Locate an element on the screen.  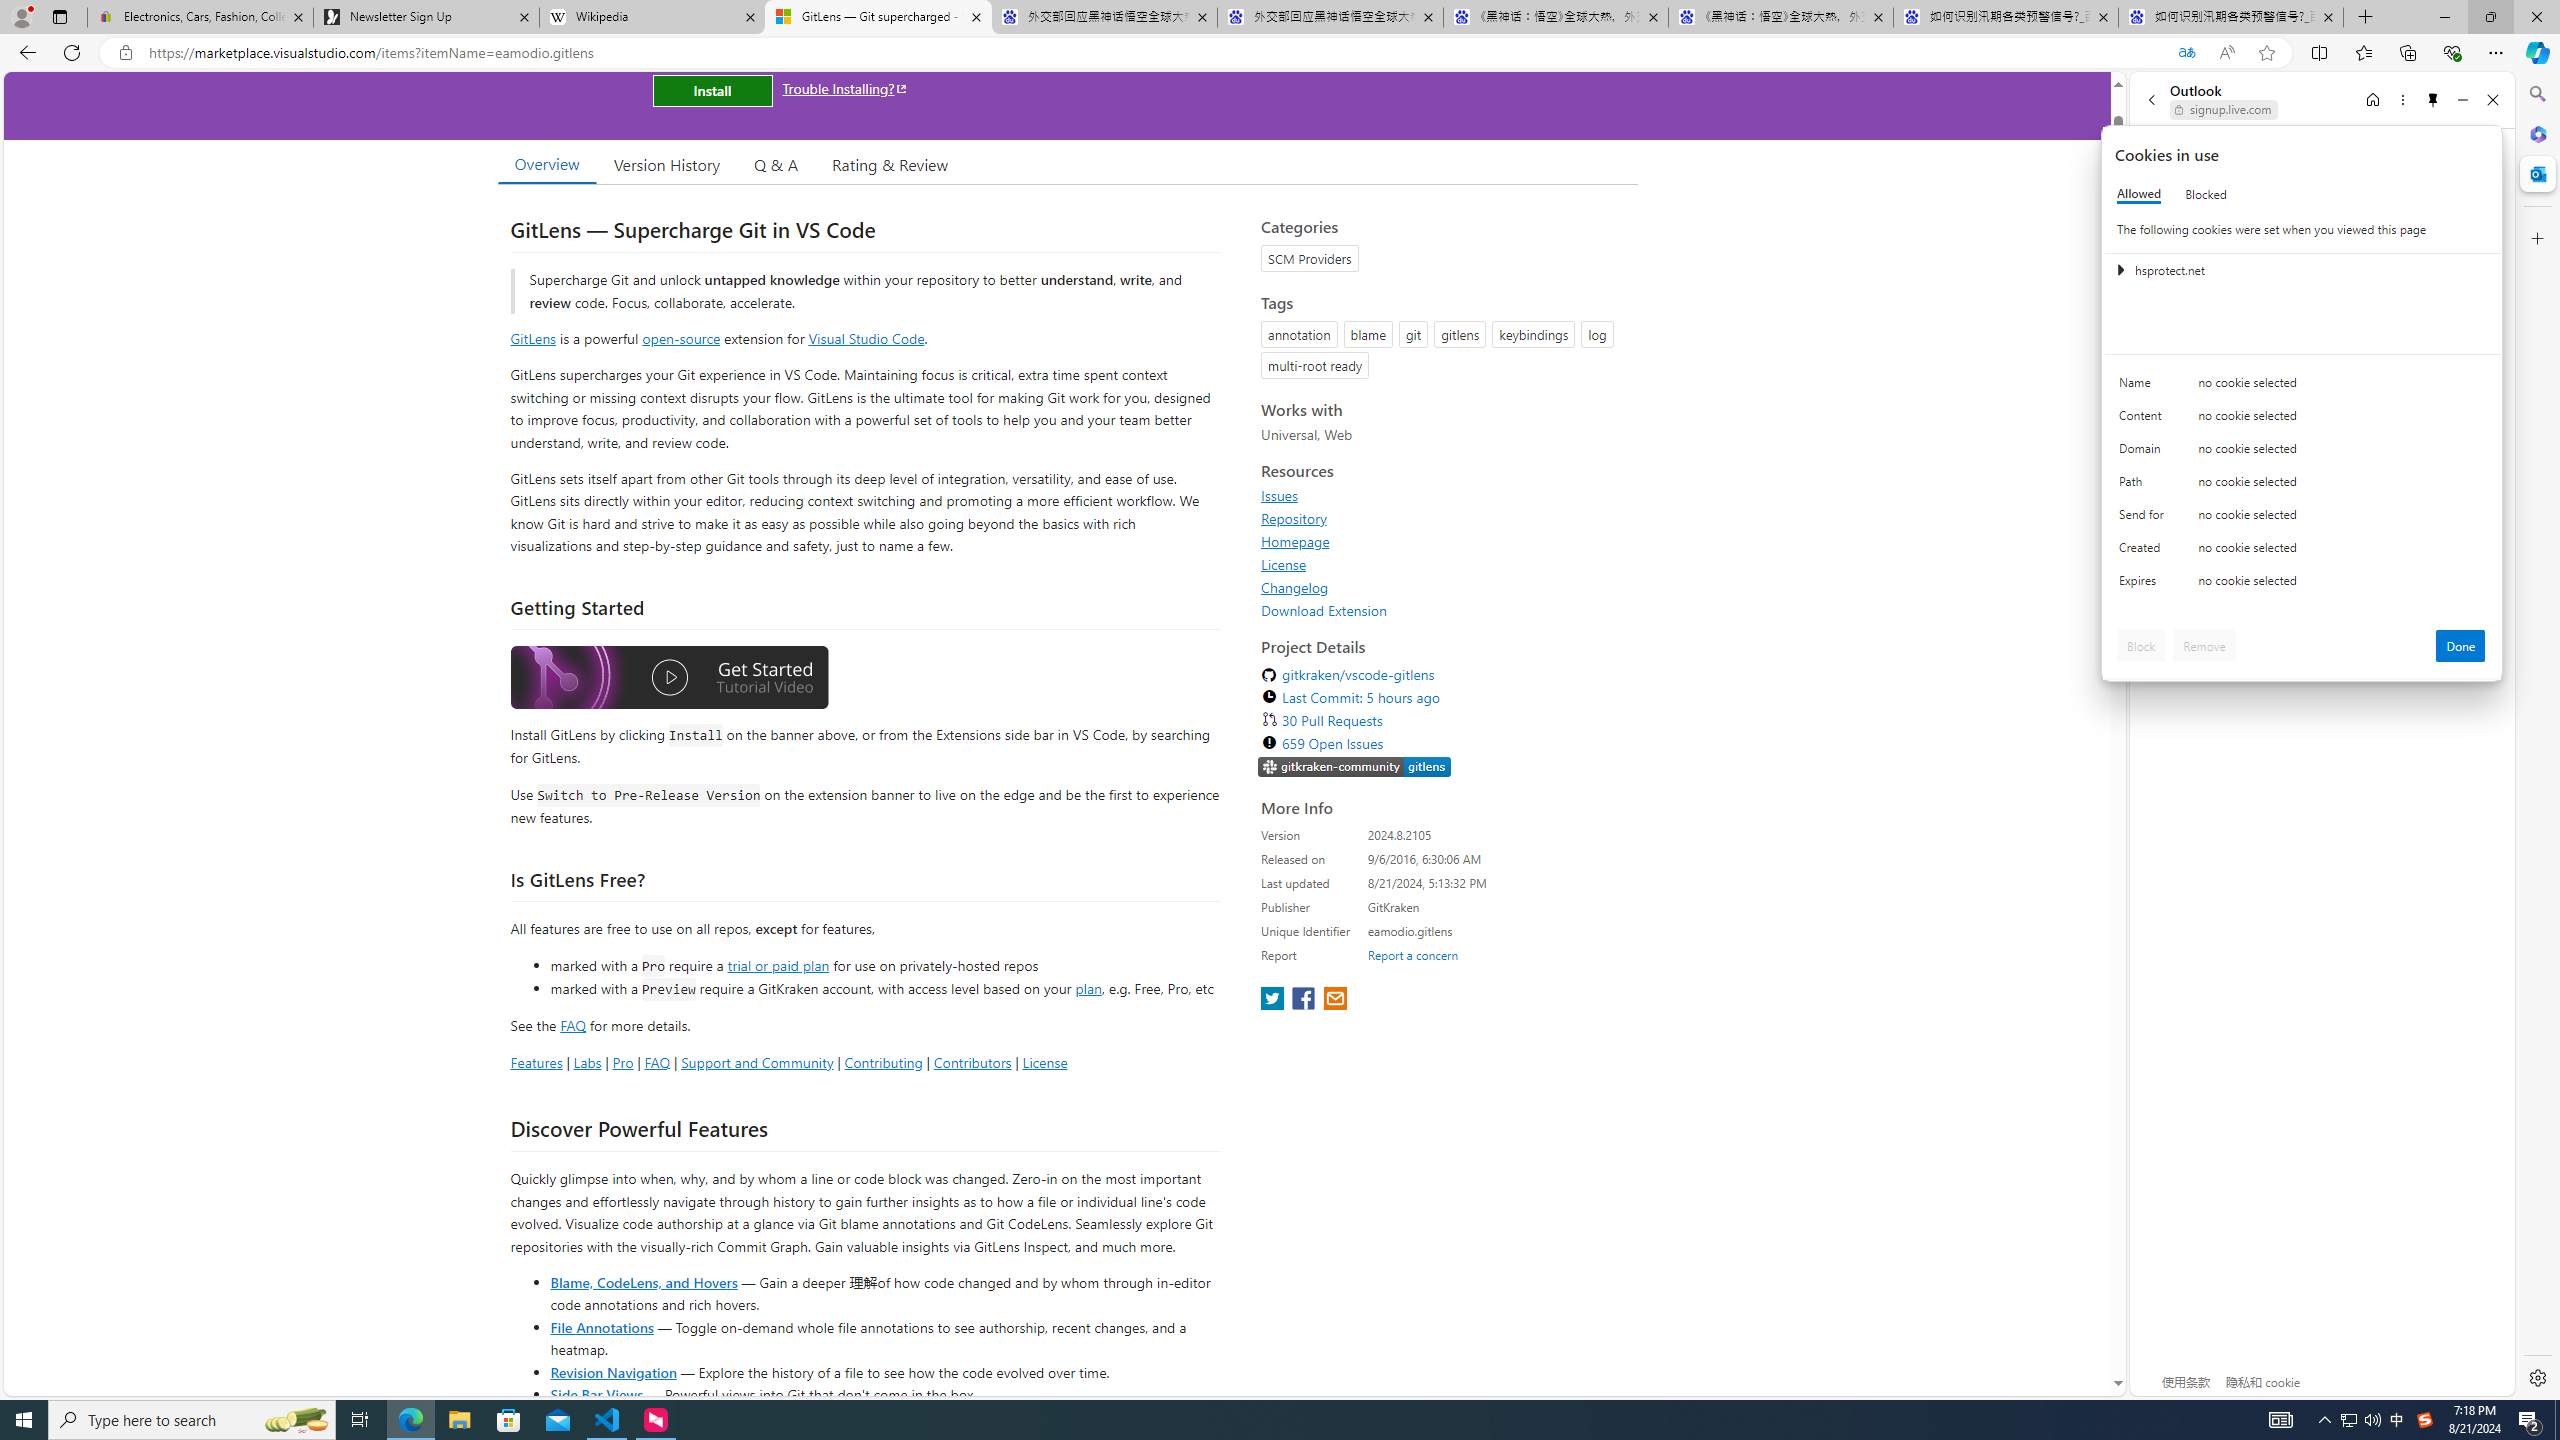
'Domain' is located at coordinates (2144, 452).